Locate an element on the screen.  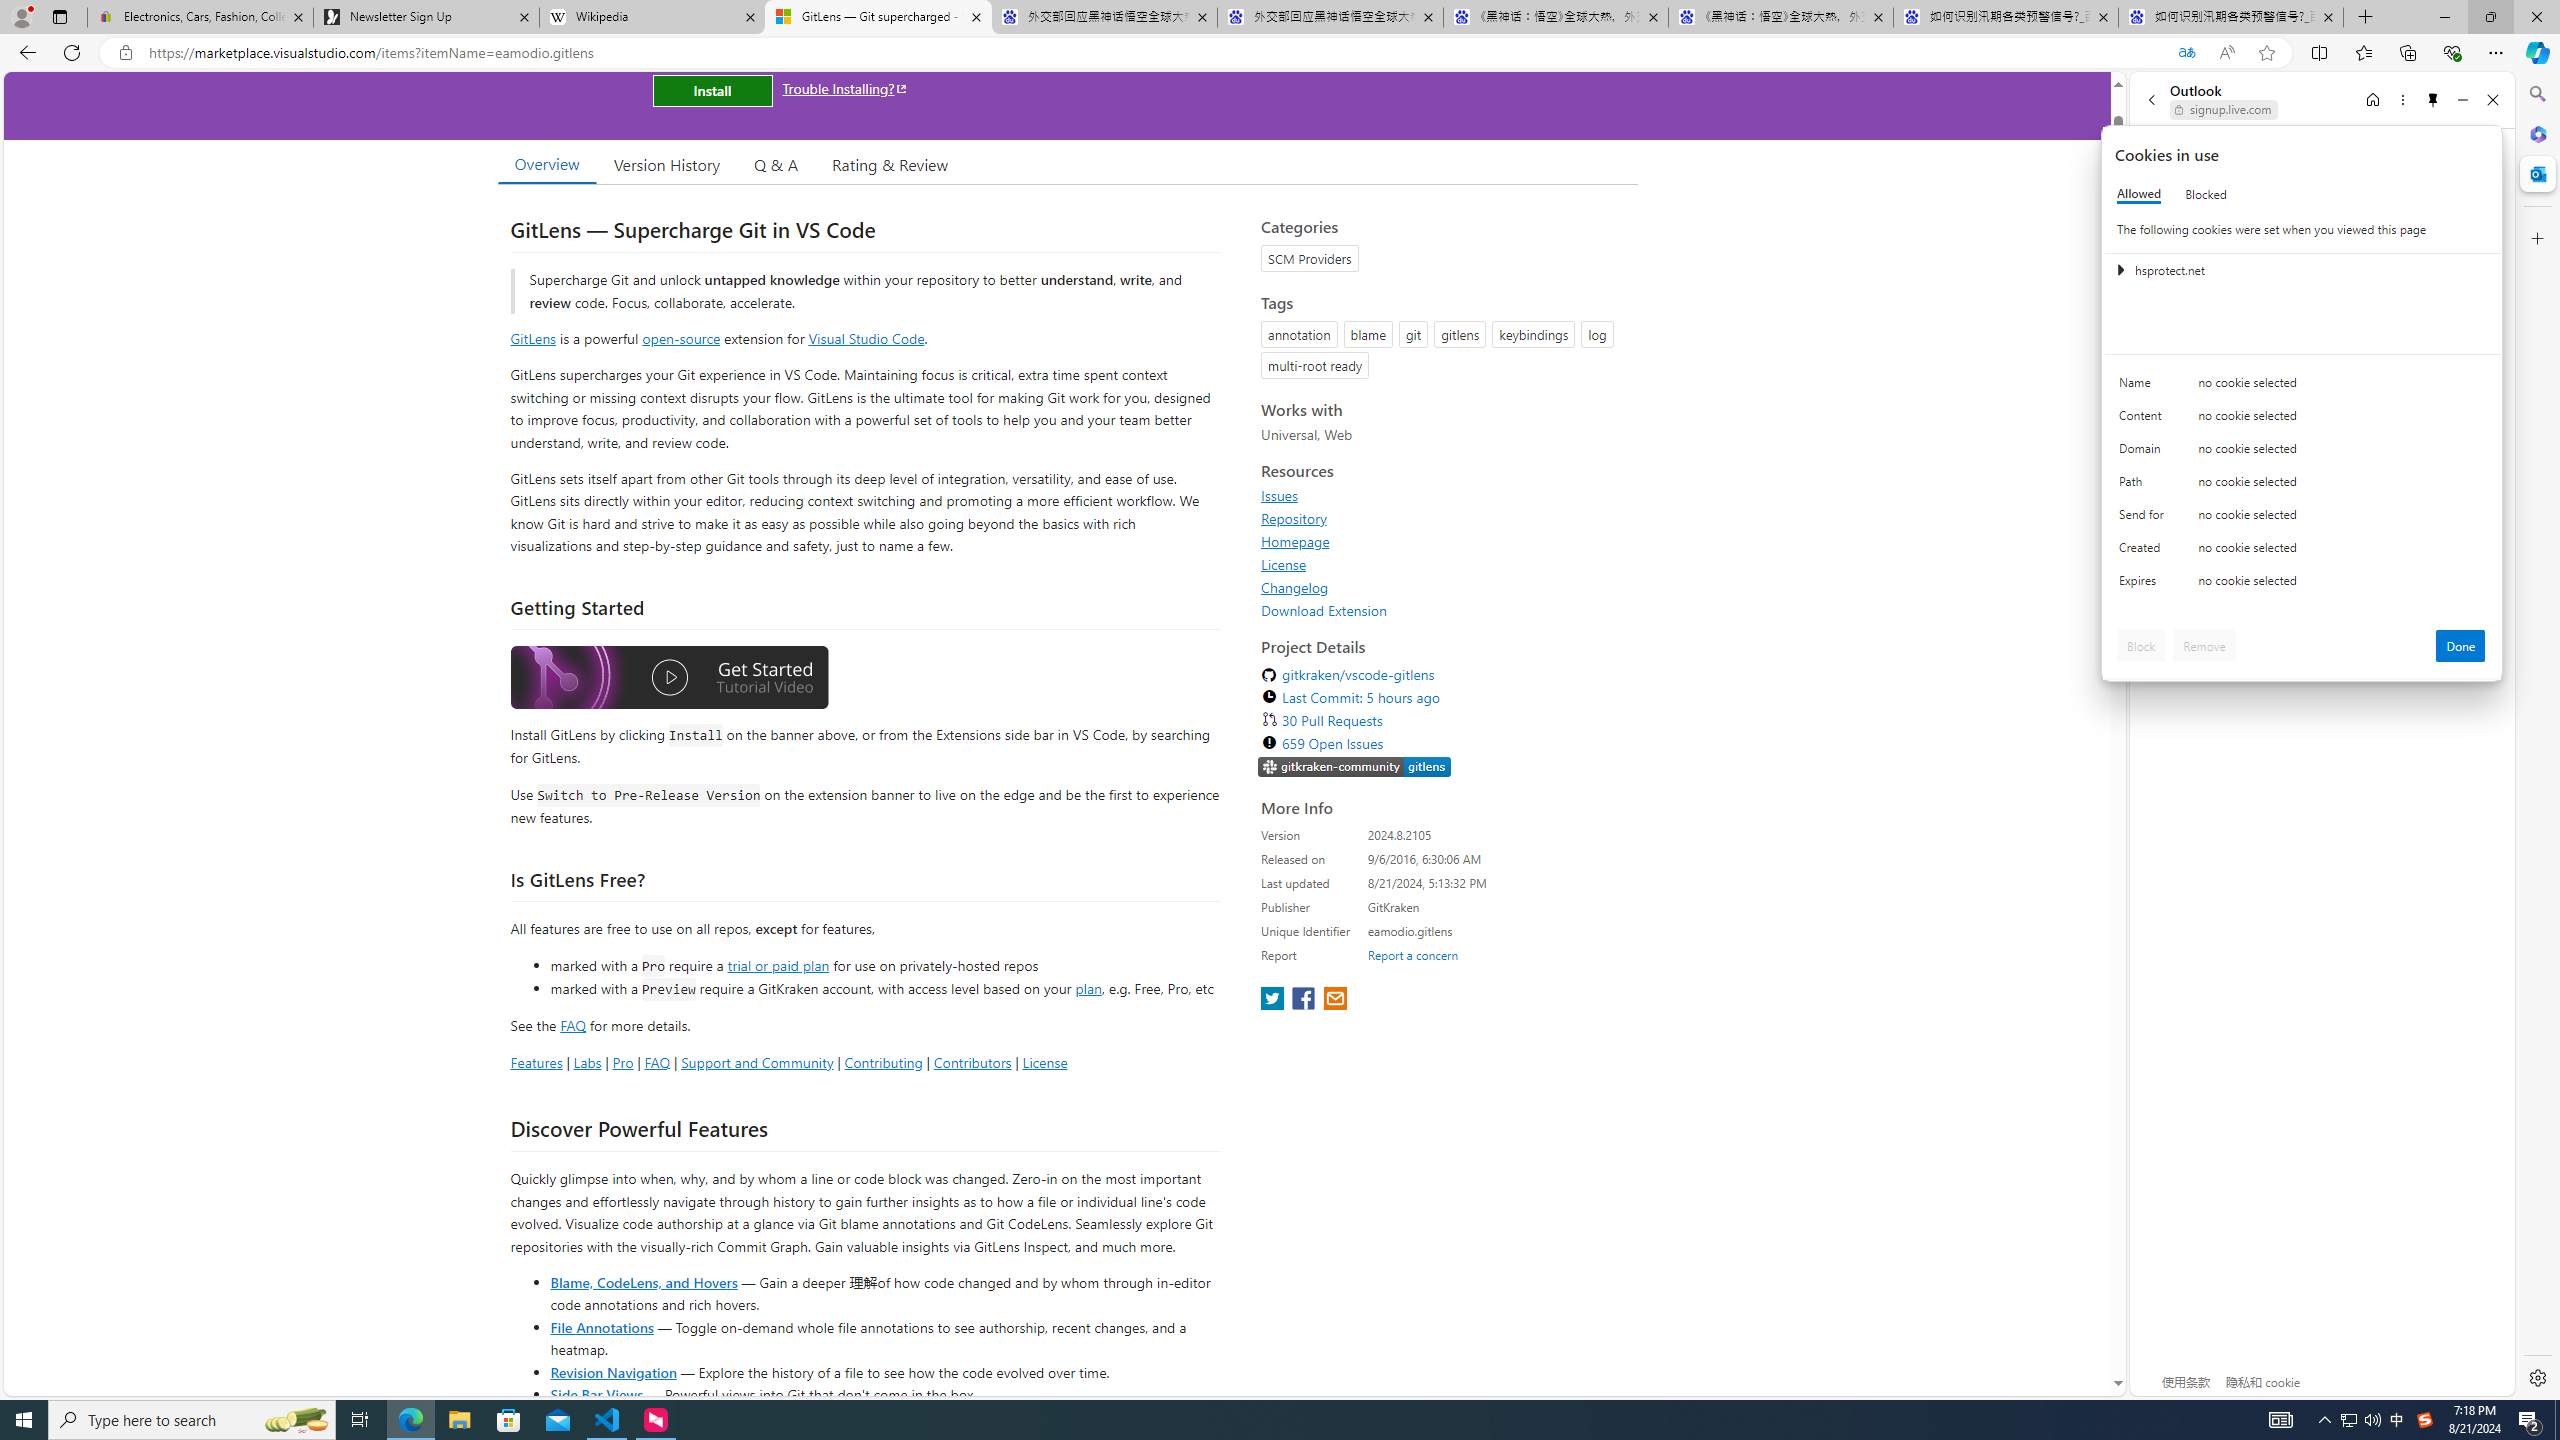
'Domain' is located at coordinates (2144, 452).